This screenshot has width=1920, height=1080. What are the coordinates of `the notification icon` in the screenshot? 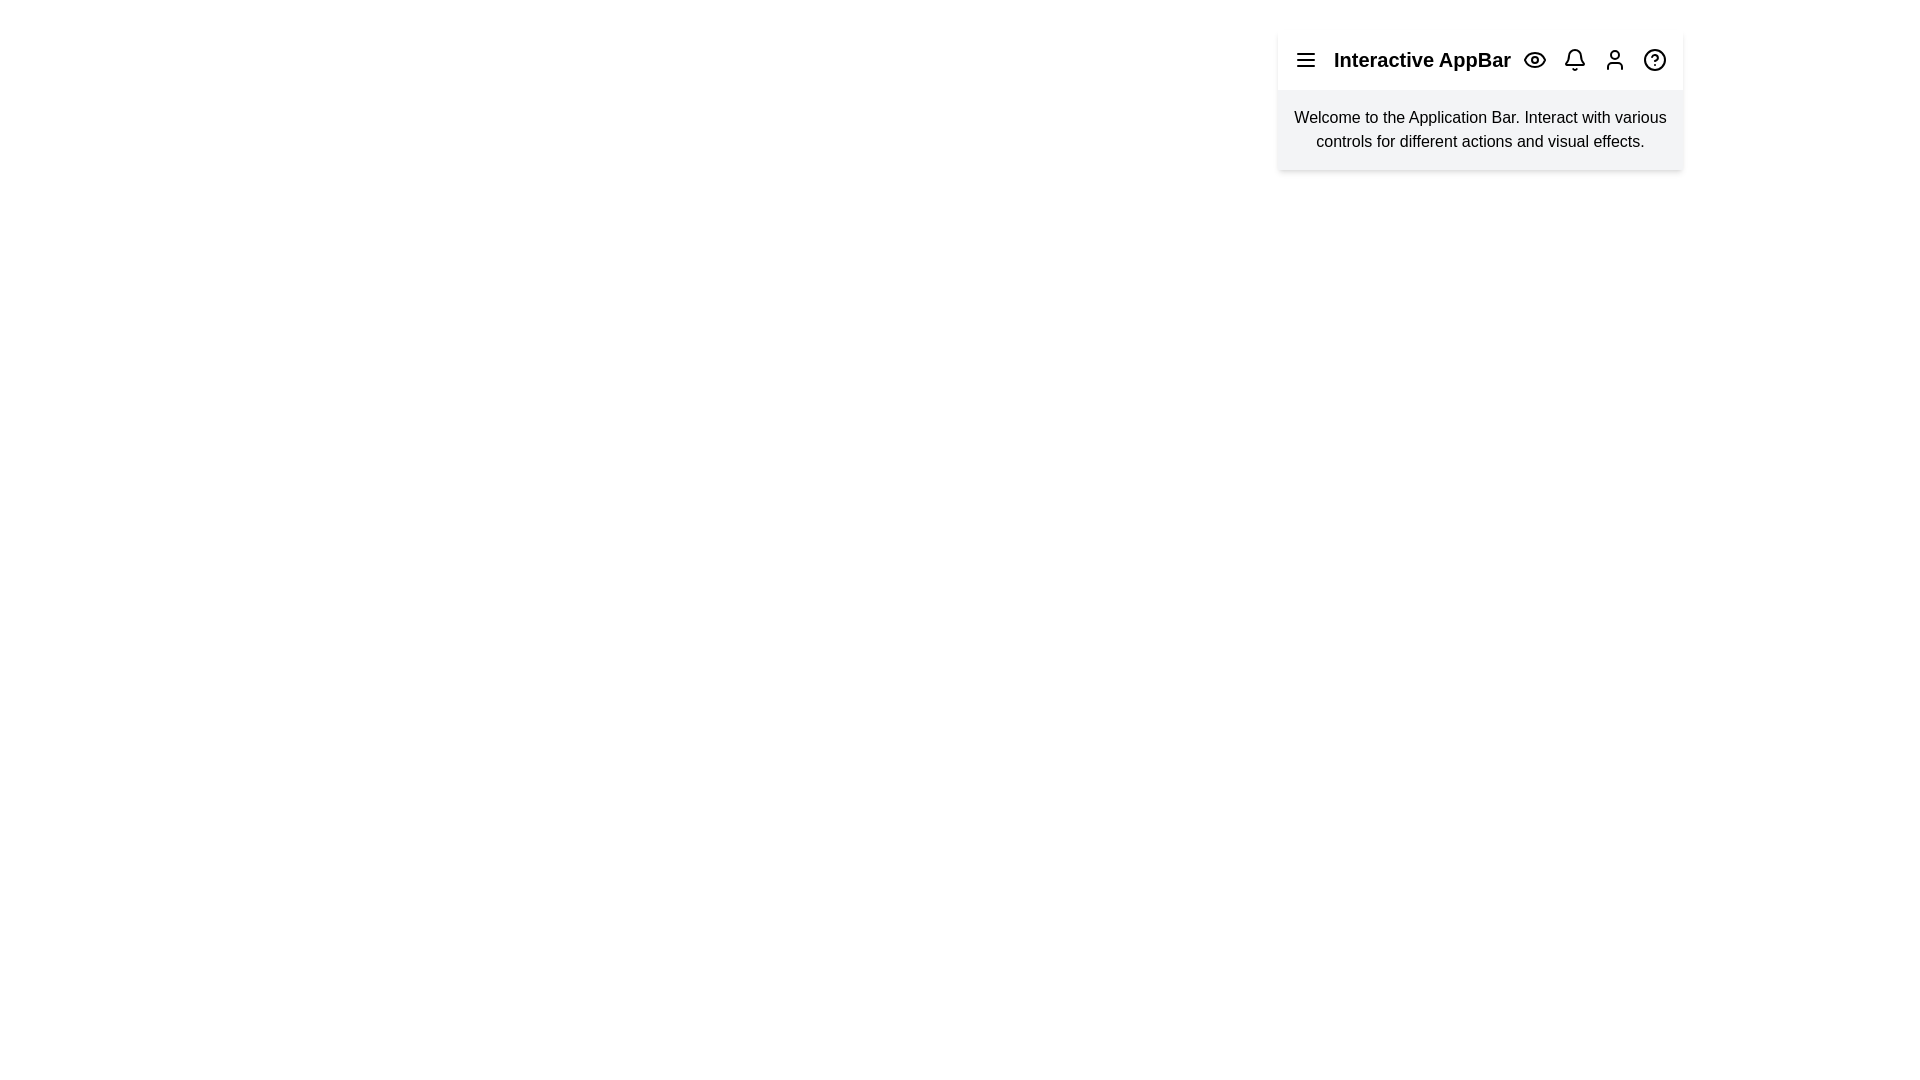 It's located at (1573, 59).